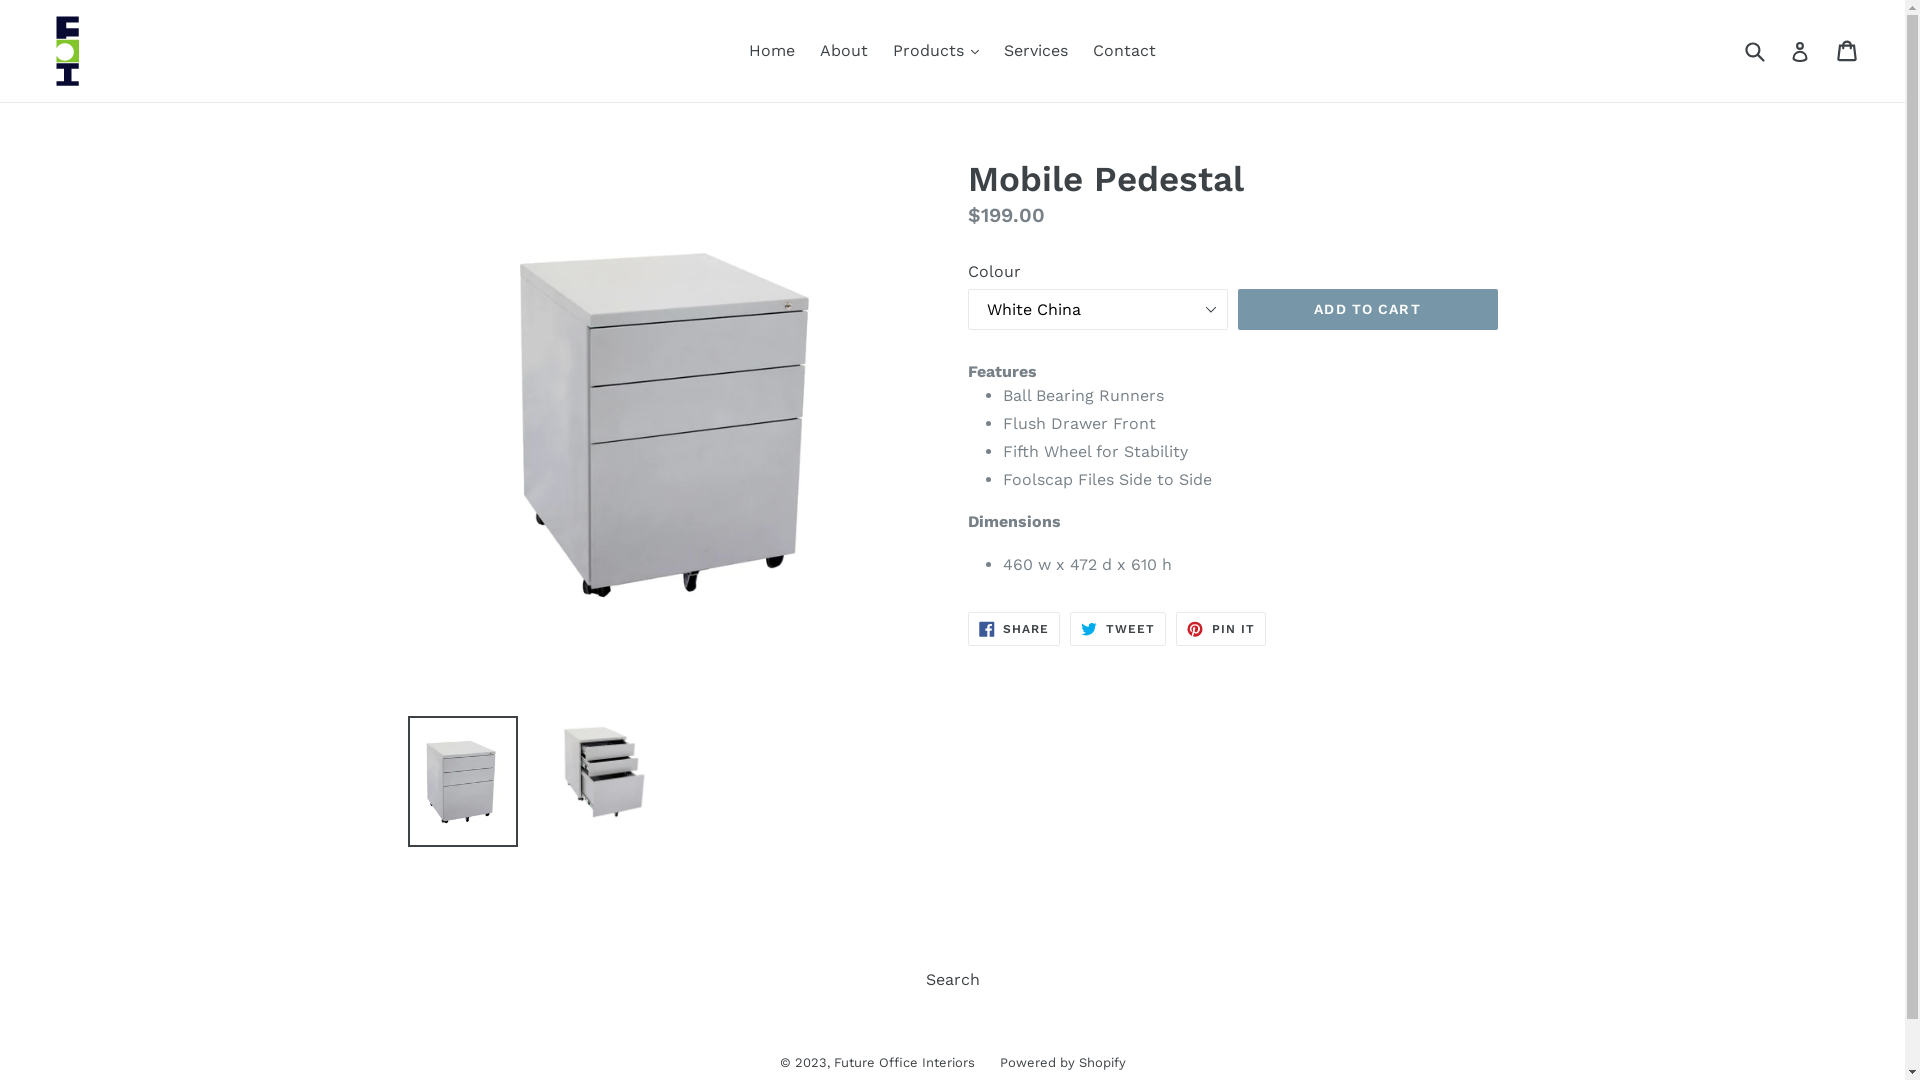 This screenshot has width=1920, height=1080. What do you see at coordinates (1124, 49) in the screenshot?
I see `'Contact'` at bounding box center [1124, 49].